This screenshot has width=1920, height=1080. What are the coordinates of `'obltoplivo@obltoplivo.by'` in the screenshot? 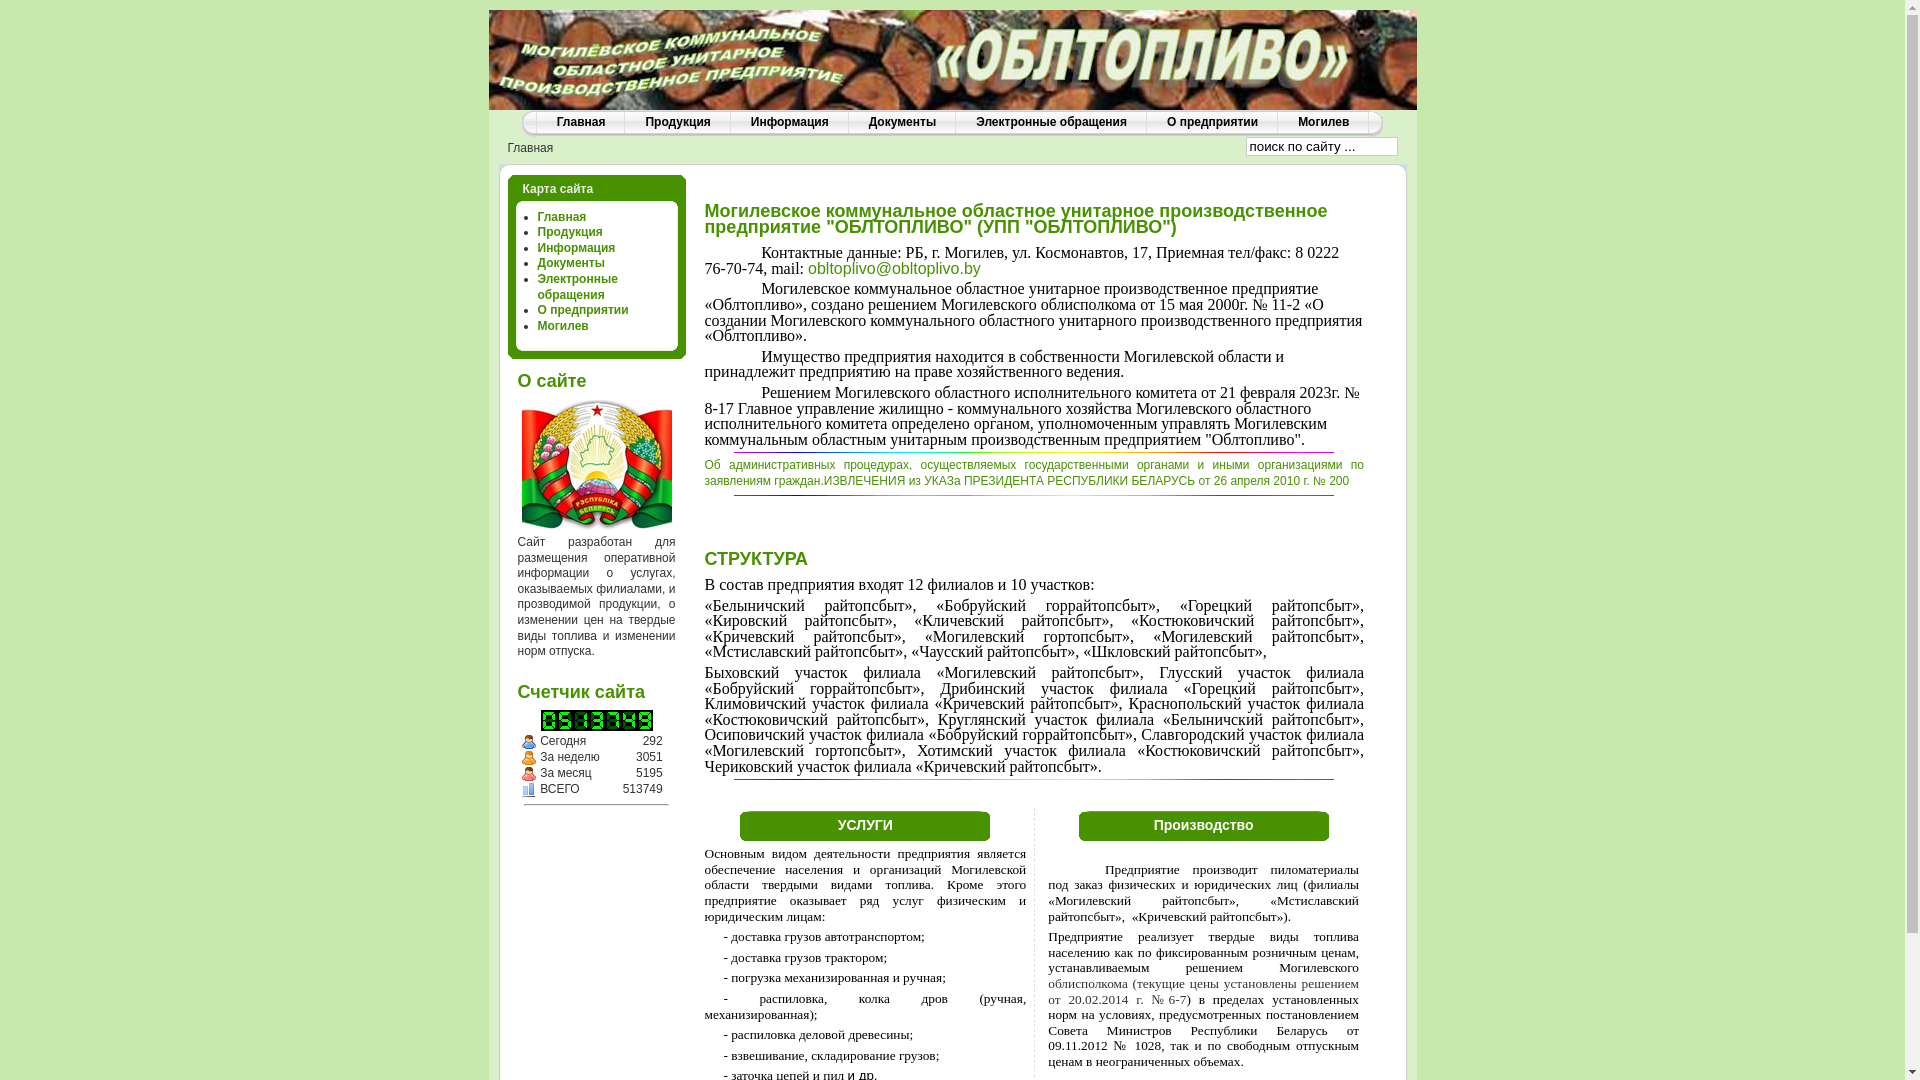 It's located at (807, 267).